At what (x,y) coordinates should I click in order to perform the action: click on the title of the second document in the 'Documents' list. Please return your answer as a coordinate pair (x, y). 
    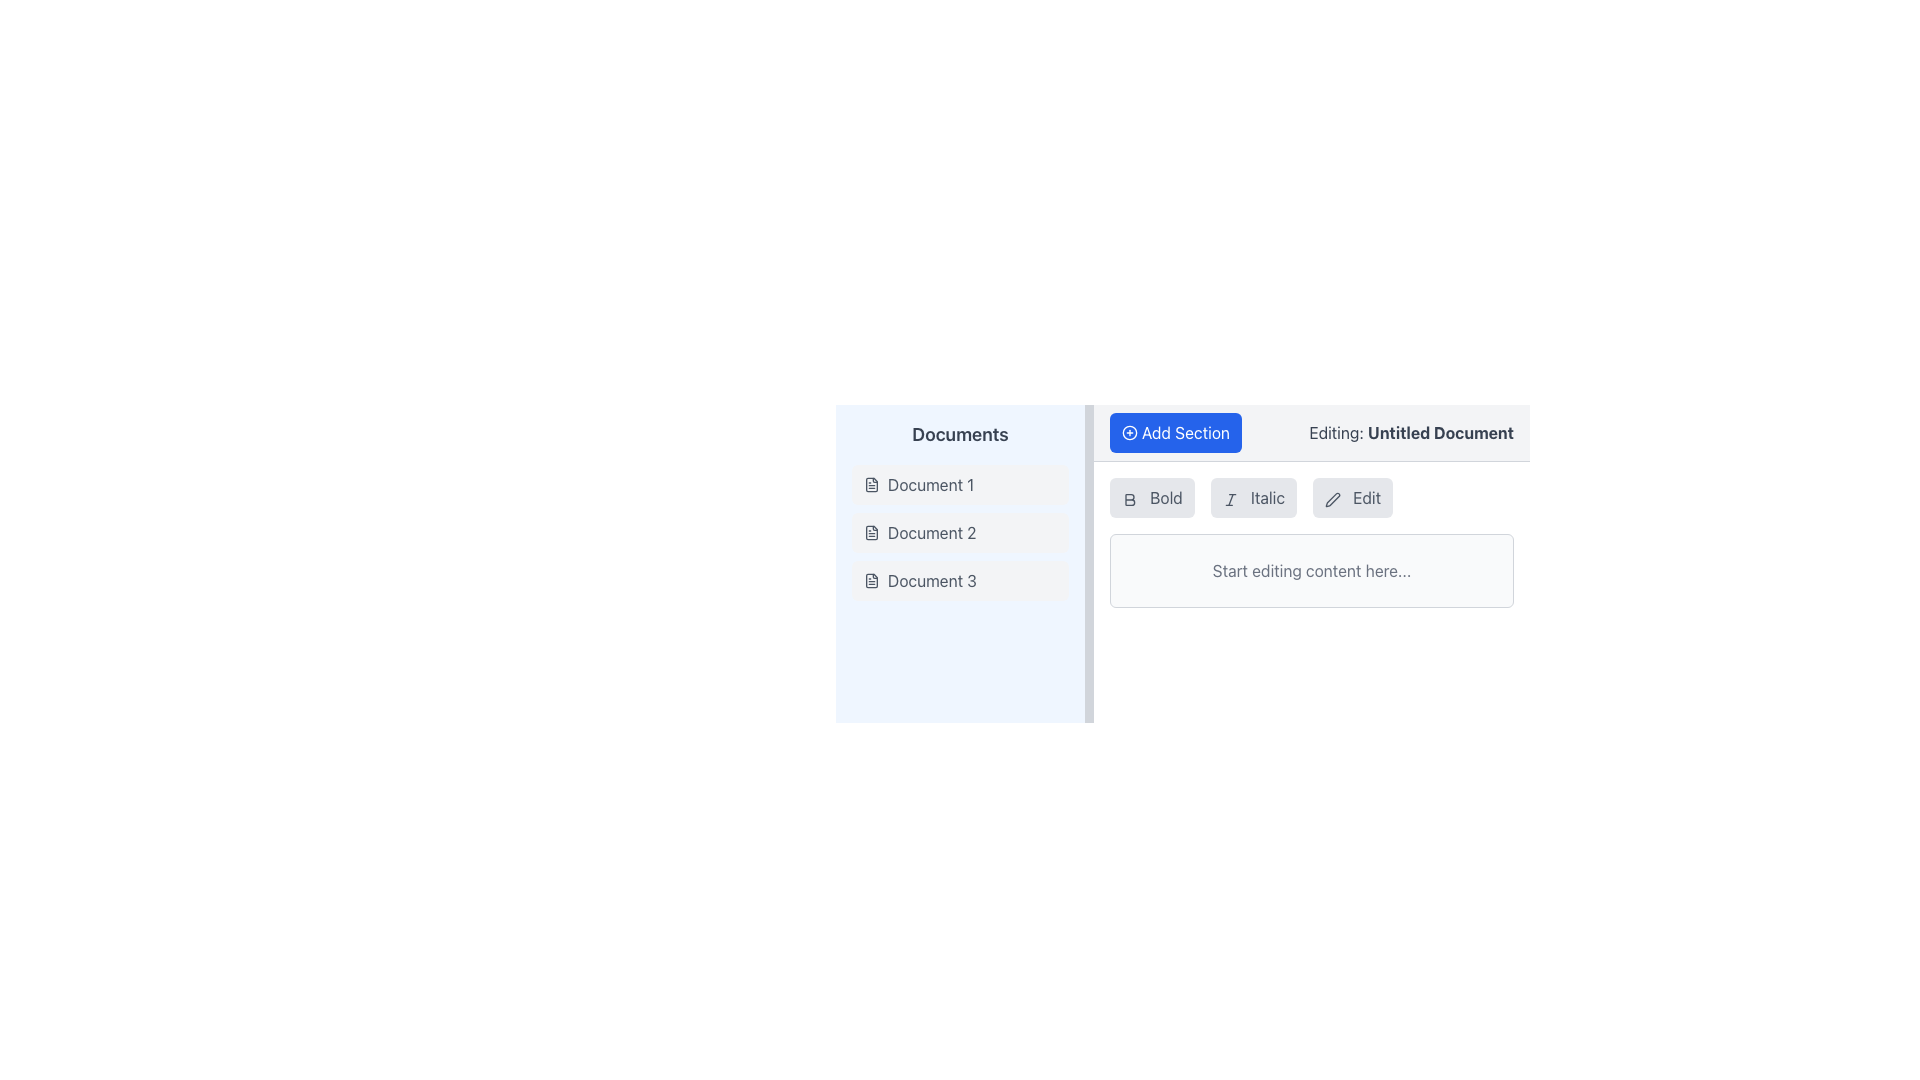
    Looking at the image, I should click on (931, 531).